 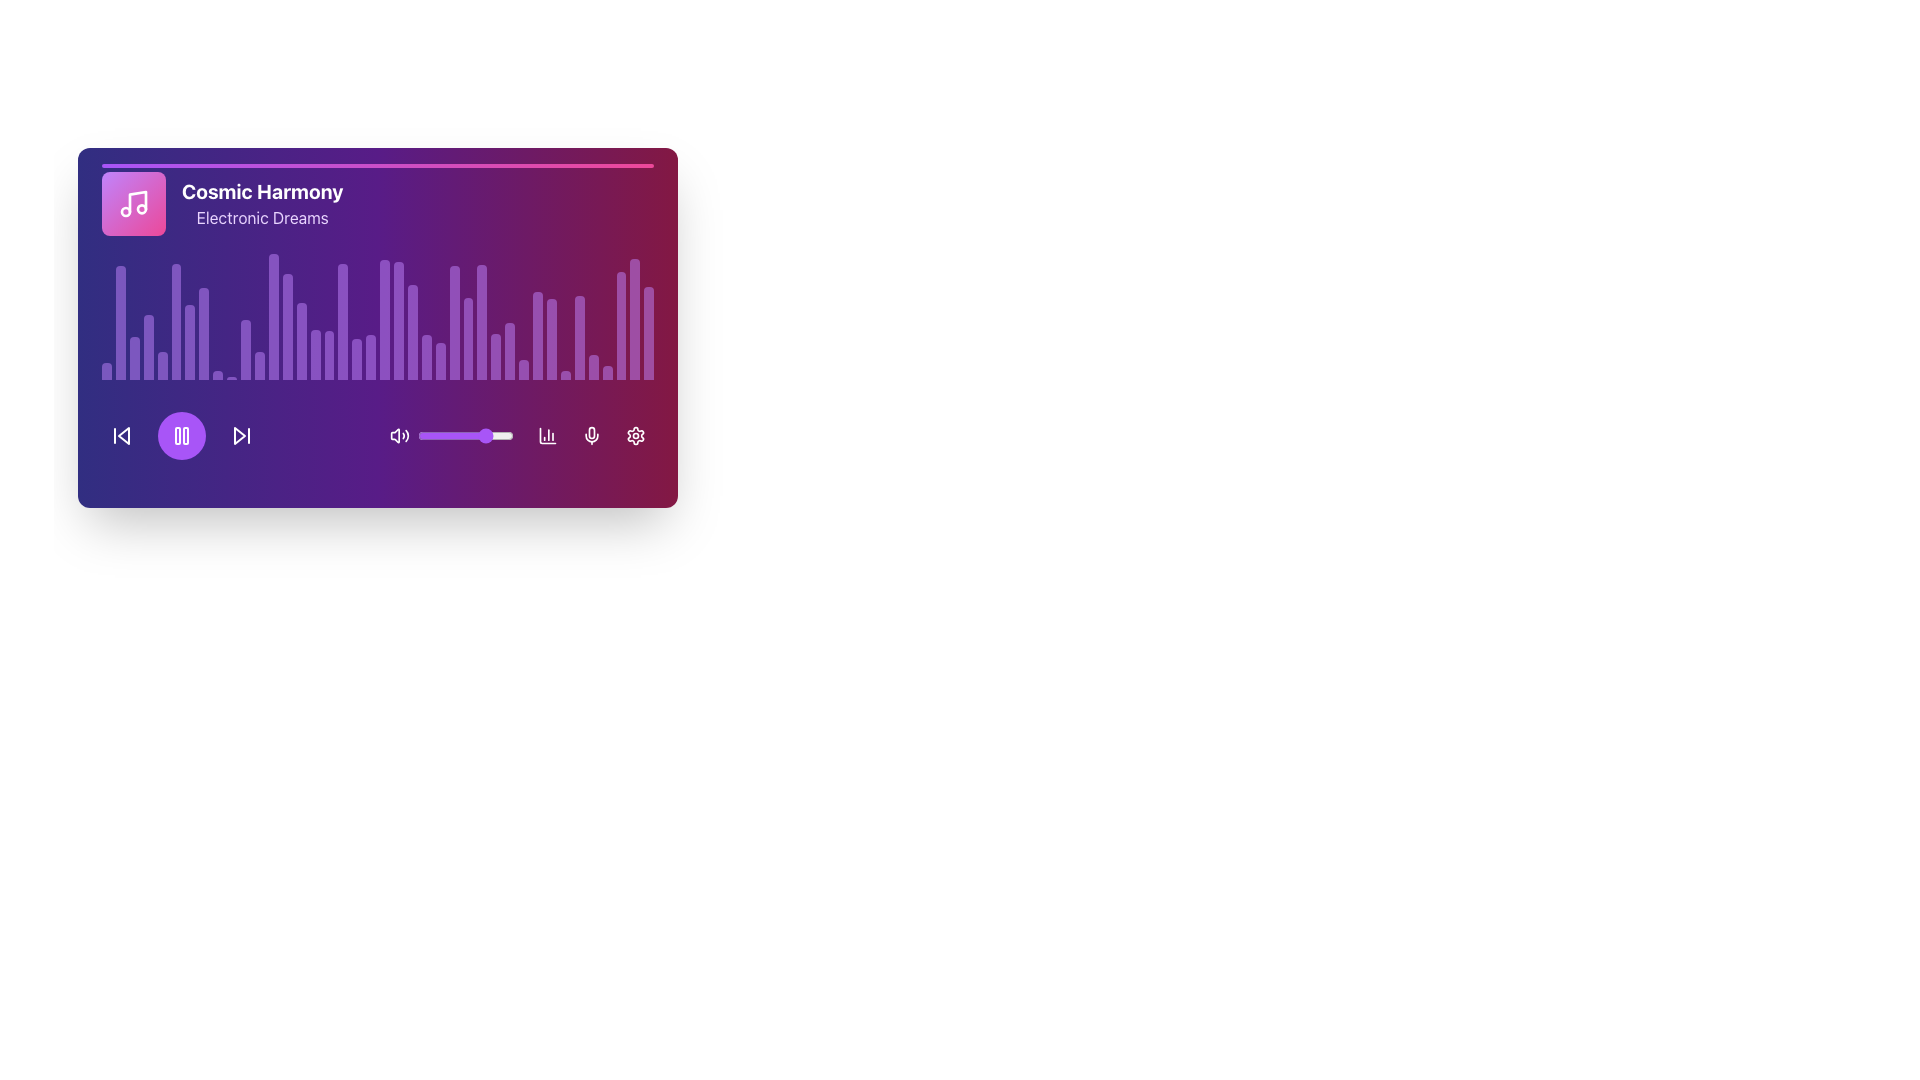 I want to click on the sixth vertical bar in the histogram component of the music player interface, which represents a data value or amplitude level, so click(x=176, y=321).